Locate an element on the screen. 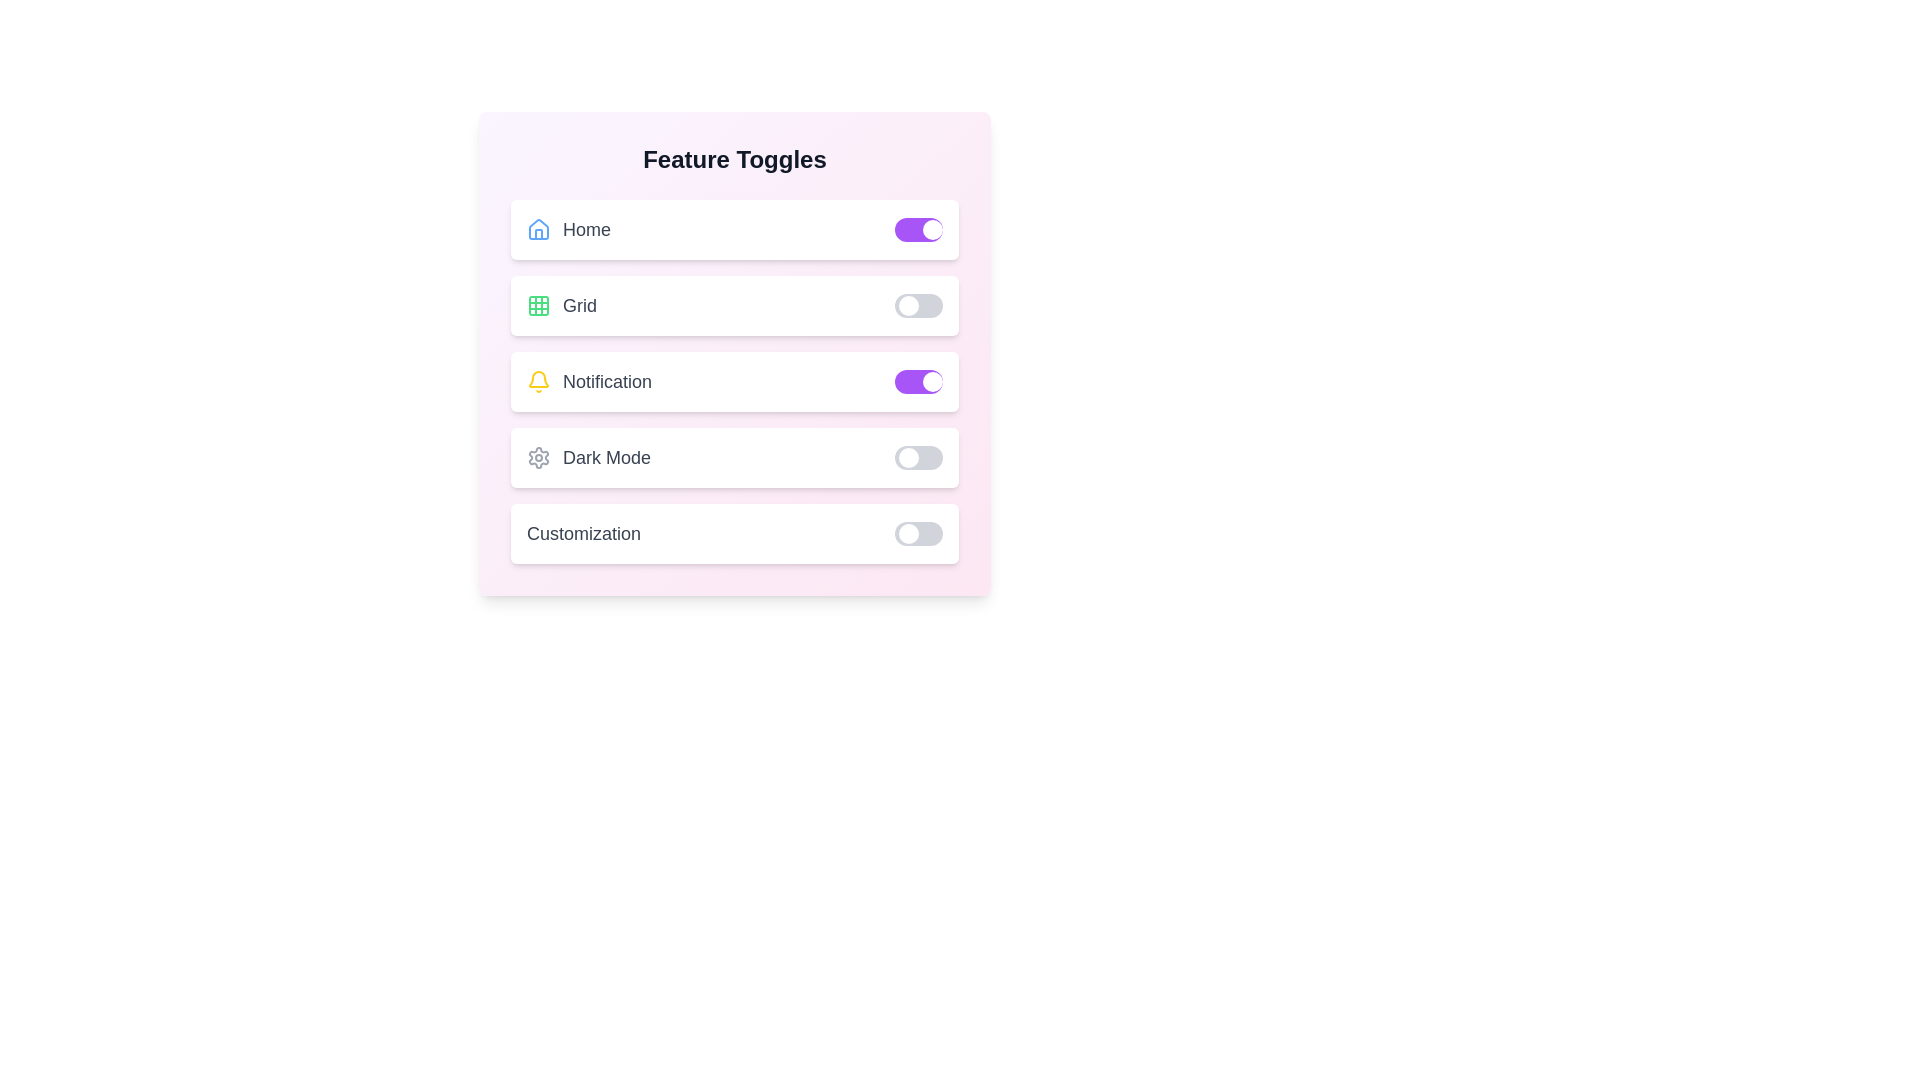  the decorative bell icon representing the notification feature, located within the bell icon in the vertical list under the 'Notification' label is located at coordinates (538, 379).